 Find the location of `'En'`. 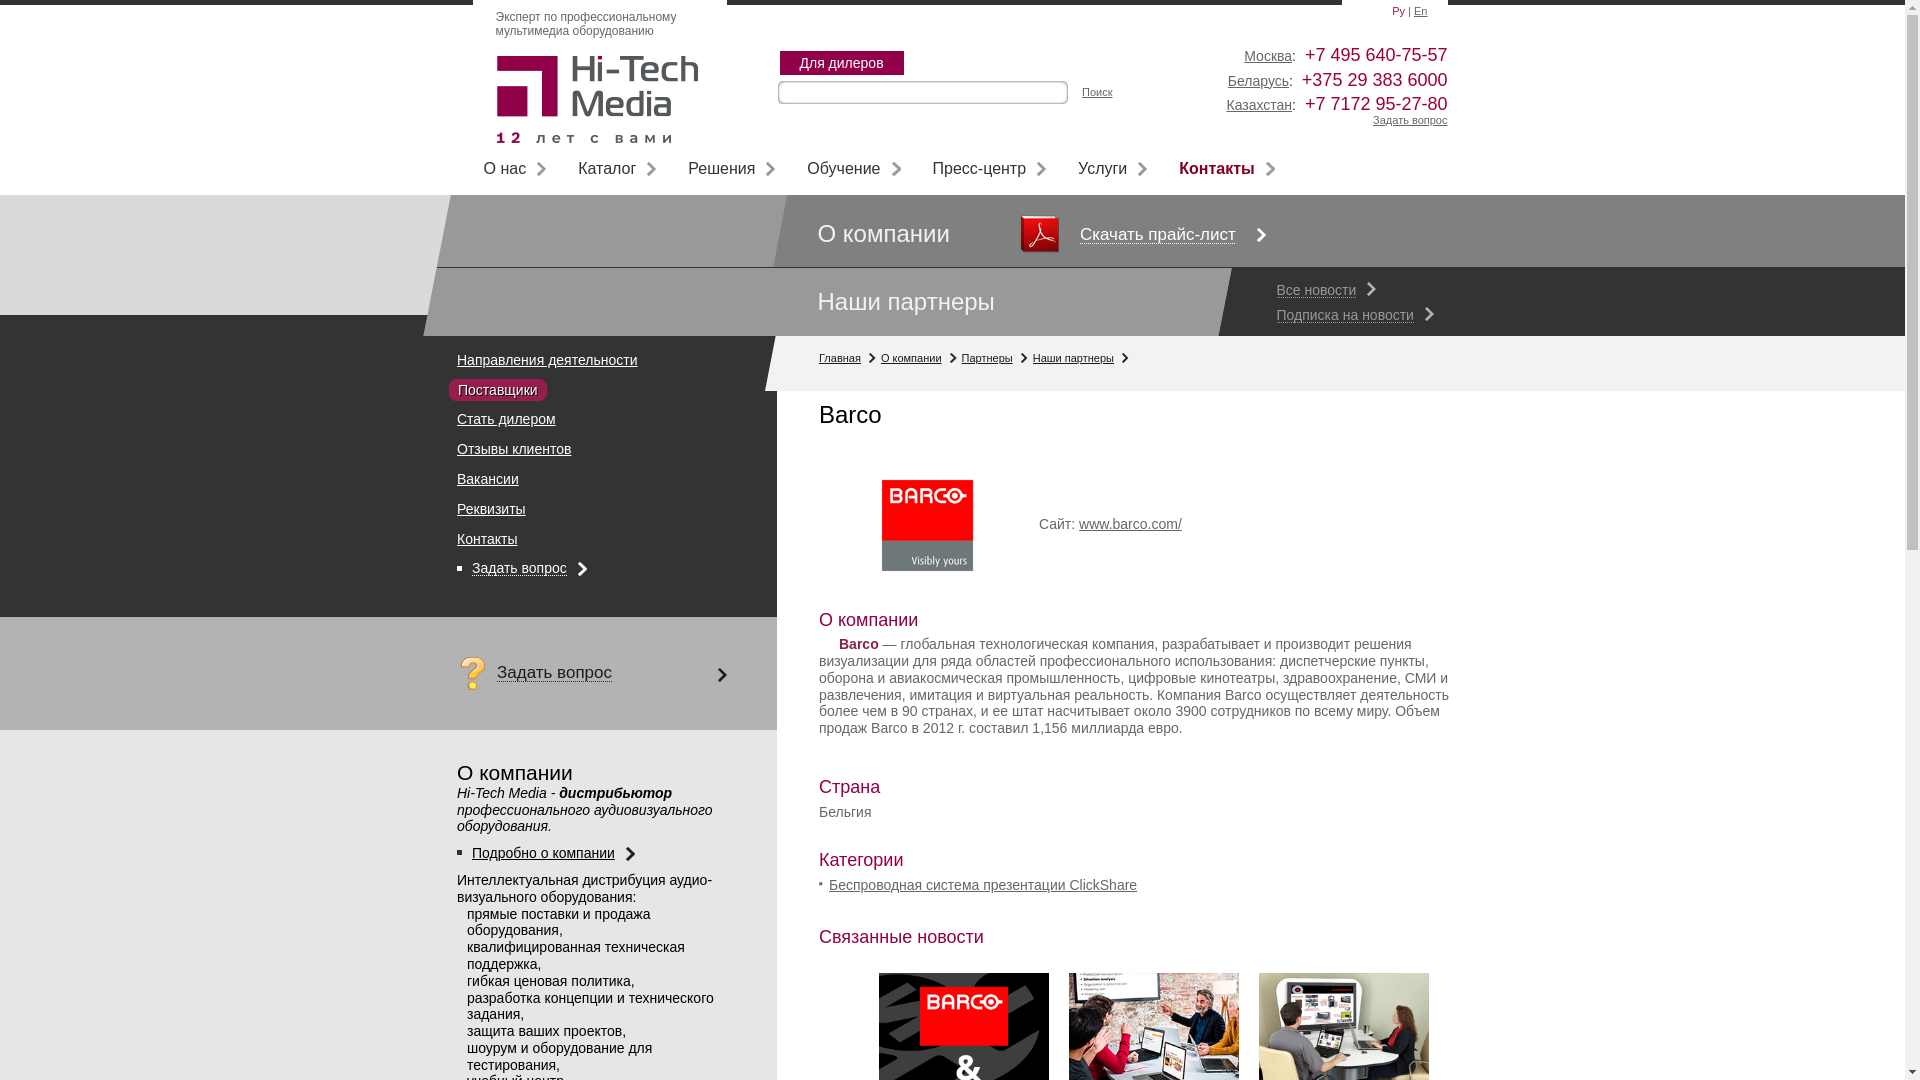

'En' is located at coordinates (1413, 11).